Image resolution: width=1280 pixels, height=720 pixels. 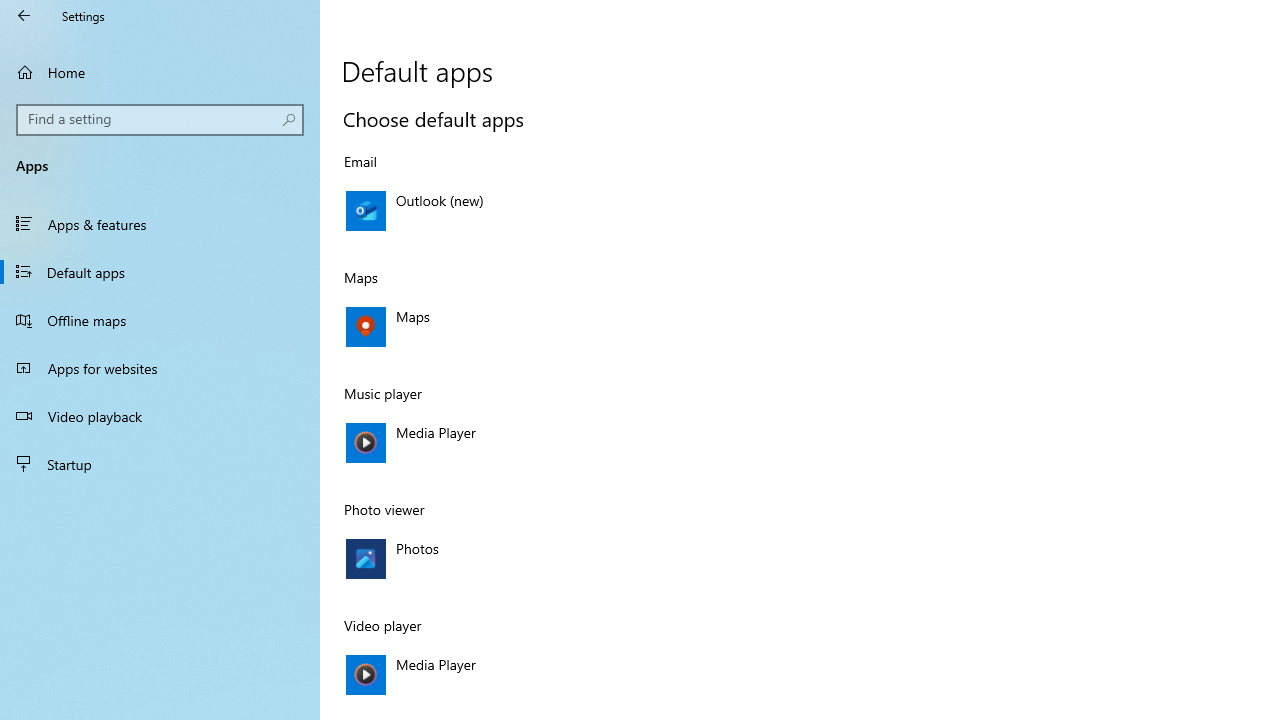 I want to click on 'Apps for websites', so click(x=160, y=367).